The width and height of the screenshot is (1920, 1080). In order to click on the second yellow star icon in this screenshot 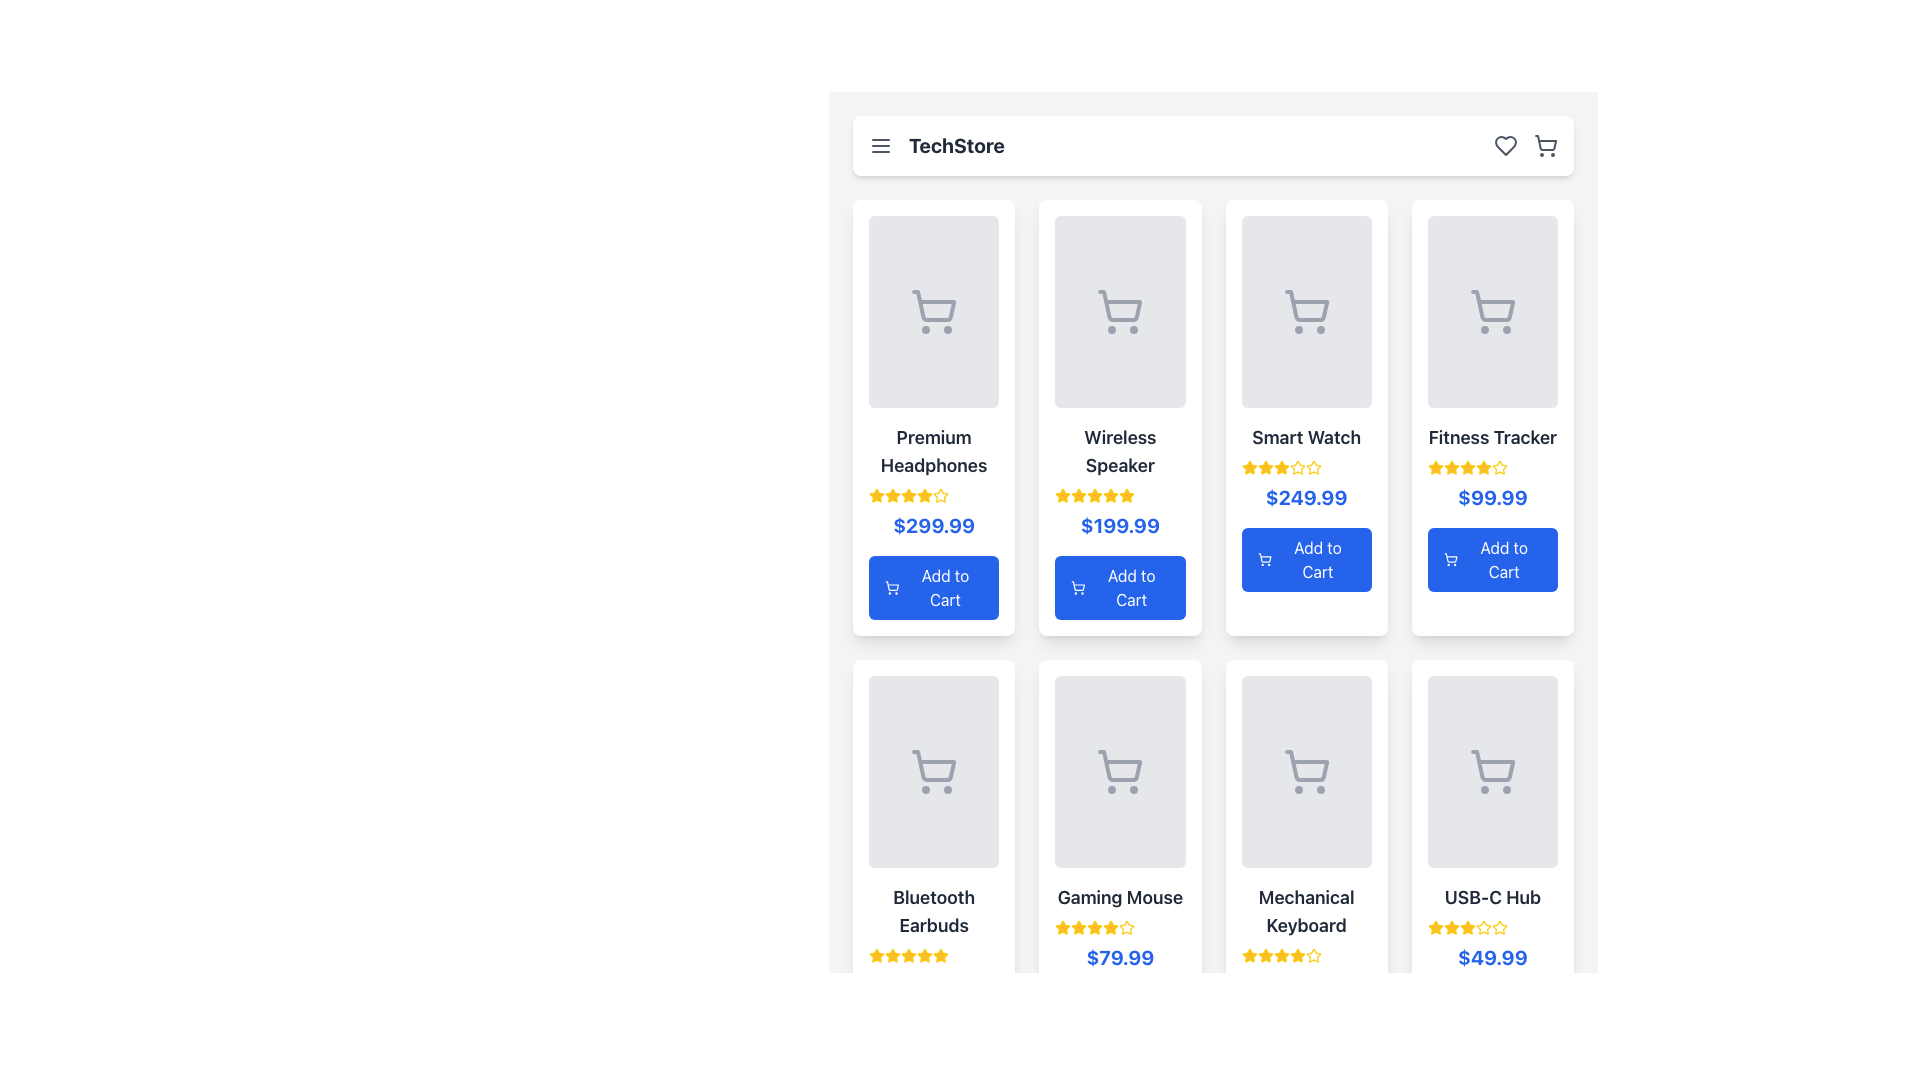, I will do `click(1264, 467)`.